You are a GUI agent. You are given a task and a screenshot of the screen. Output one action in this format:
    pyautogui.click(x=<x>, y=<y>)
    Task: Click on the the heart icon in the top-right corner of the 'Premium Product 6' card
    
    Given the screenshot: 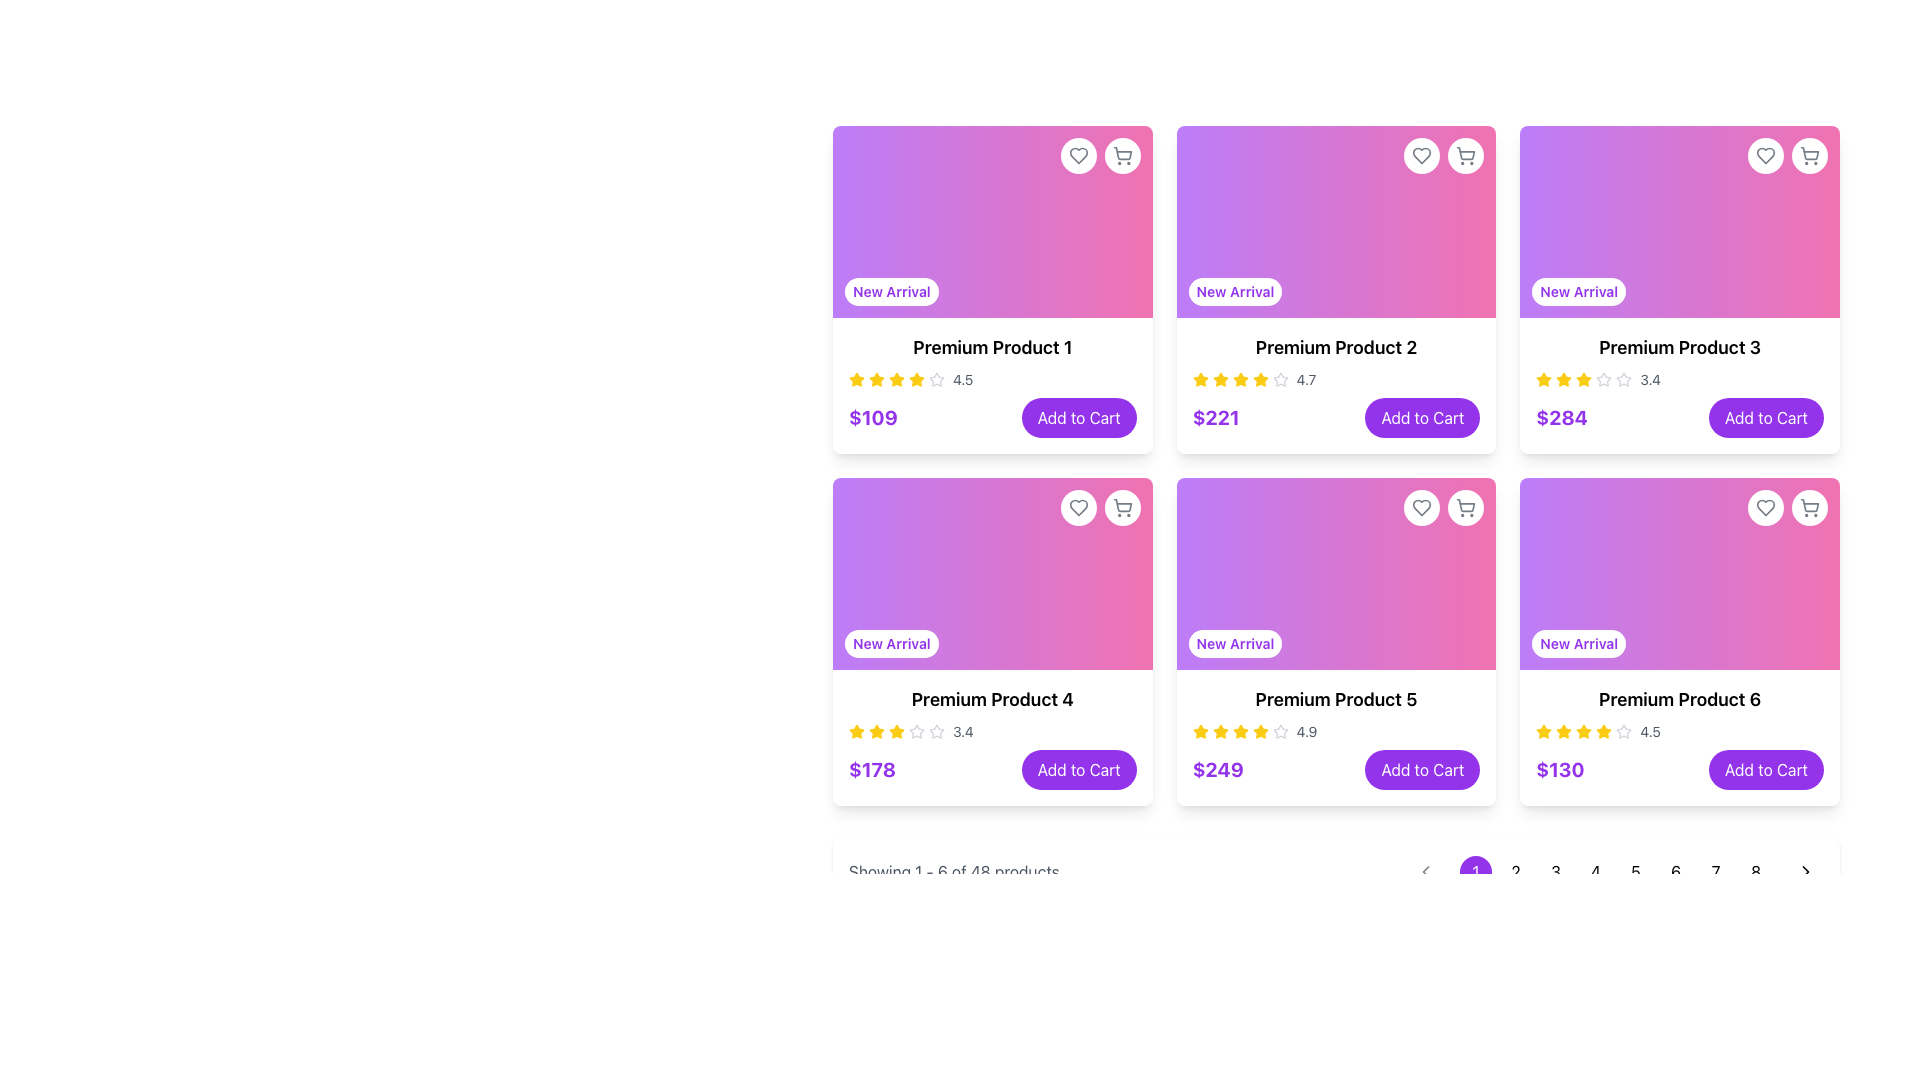 What is the action you would take?
    pyautogui.click(x=1766, y=507)
    